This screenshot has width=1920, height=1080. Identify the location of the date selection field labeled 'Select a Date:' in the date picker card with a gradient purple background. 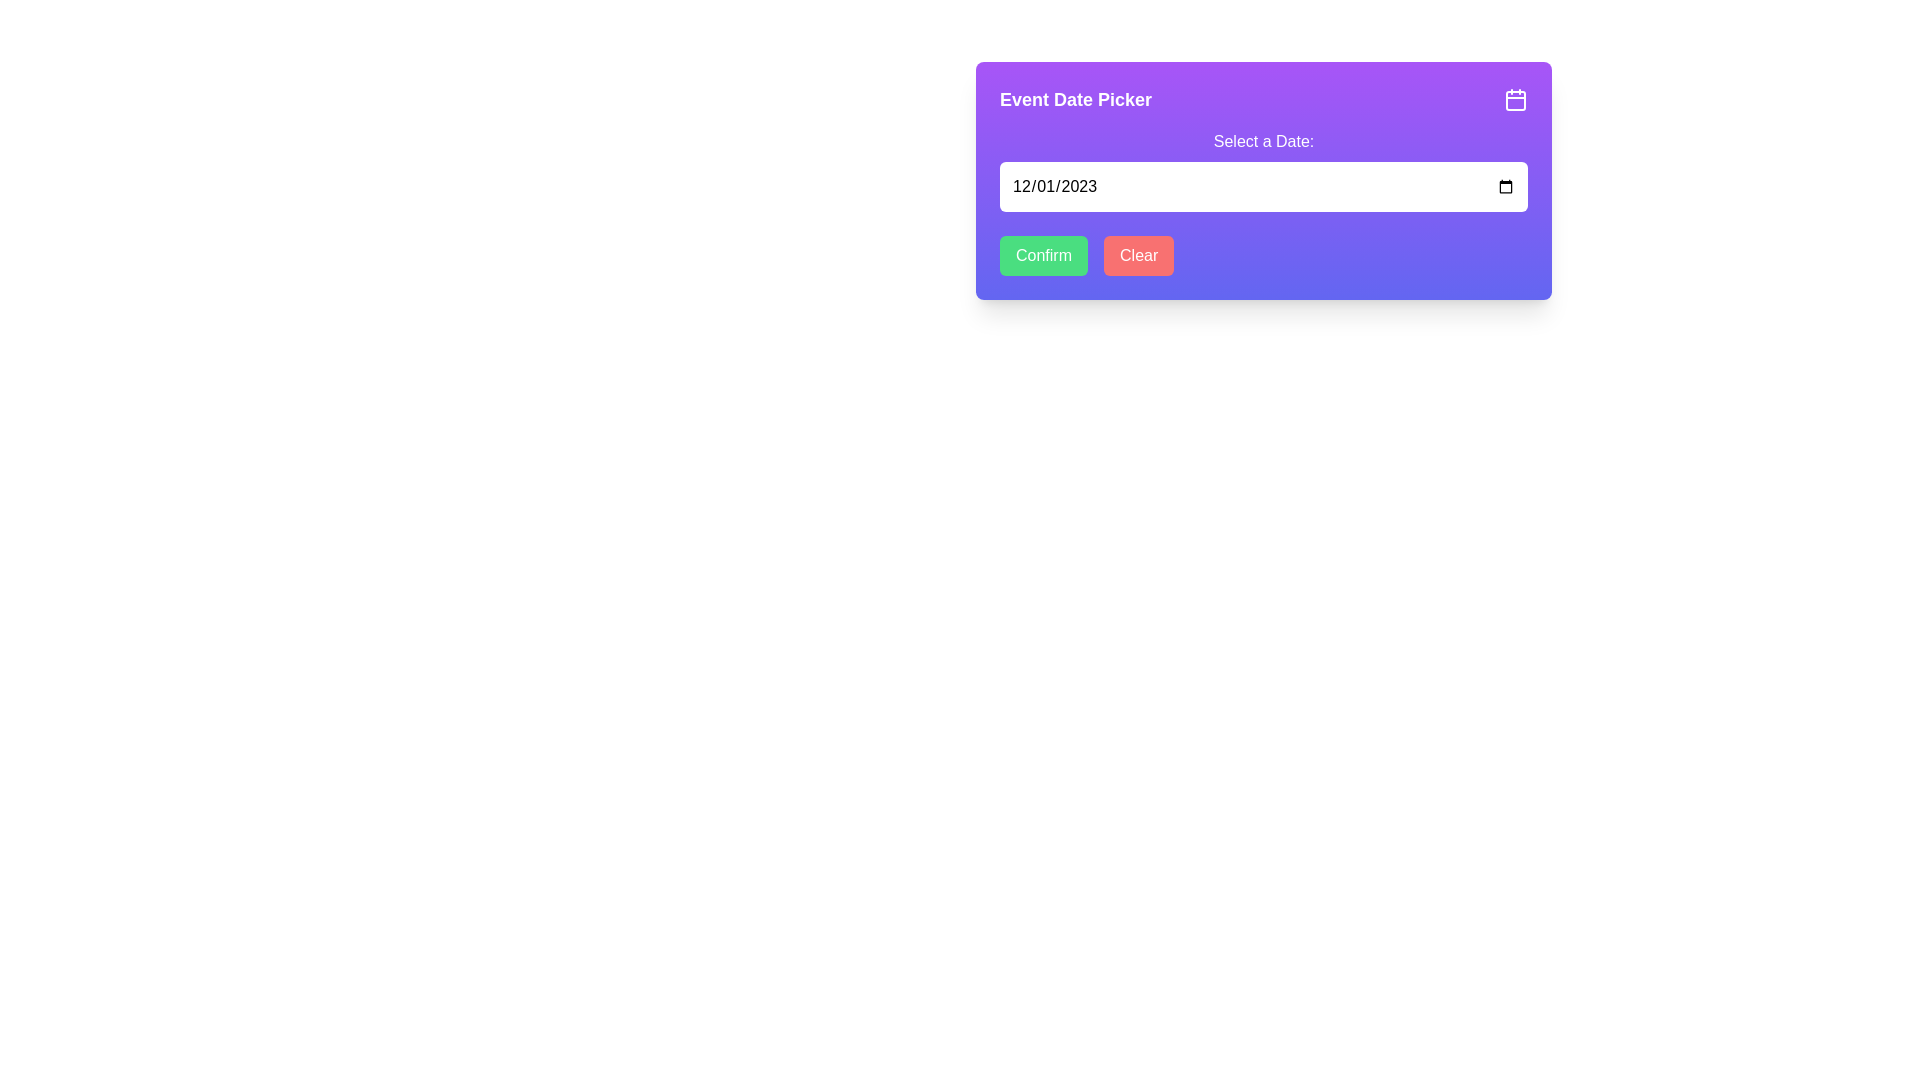
(1262, 181).